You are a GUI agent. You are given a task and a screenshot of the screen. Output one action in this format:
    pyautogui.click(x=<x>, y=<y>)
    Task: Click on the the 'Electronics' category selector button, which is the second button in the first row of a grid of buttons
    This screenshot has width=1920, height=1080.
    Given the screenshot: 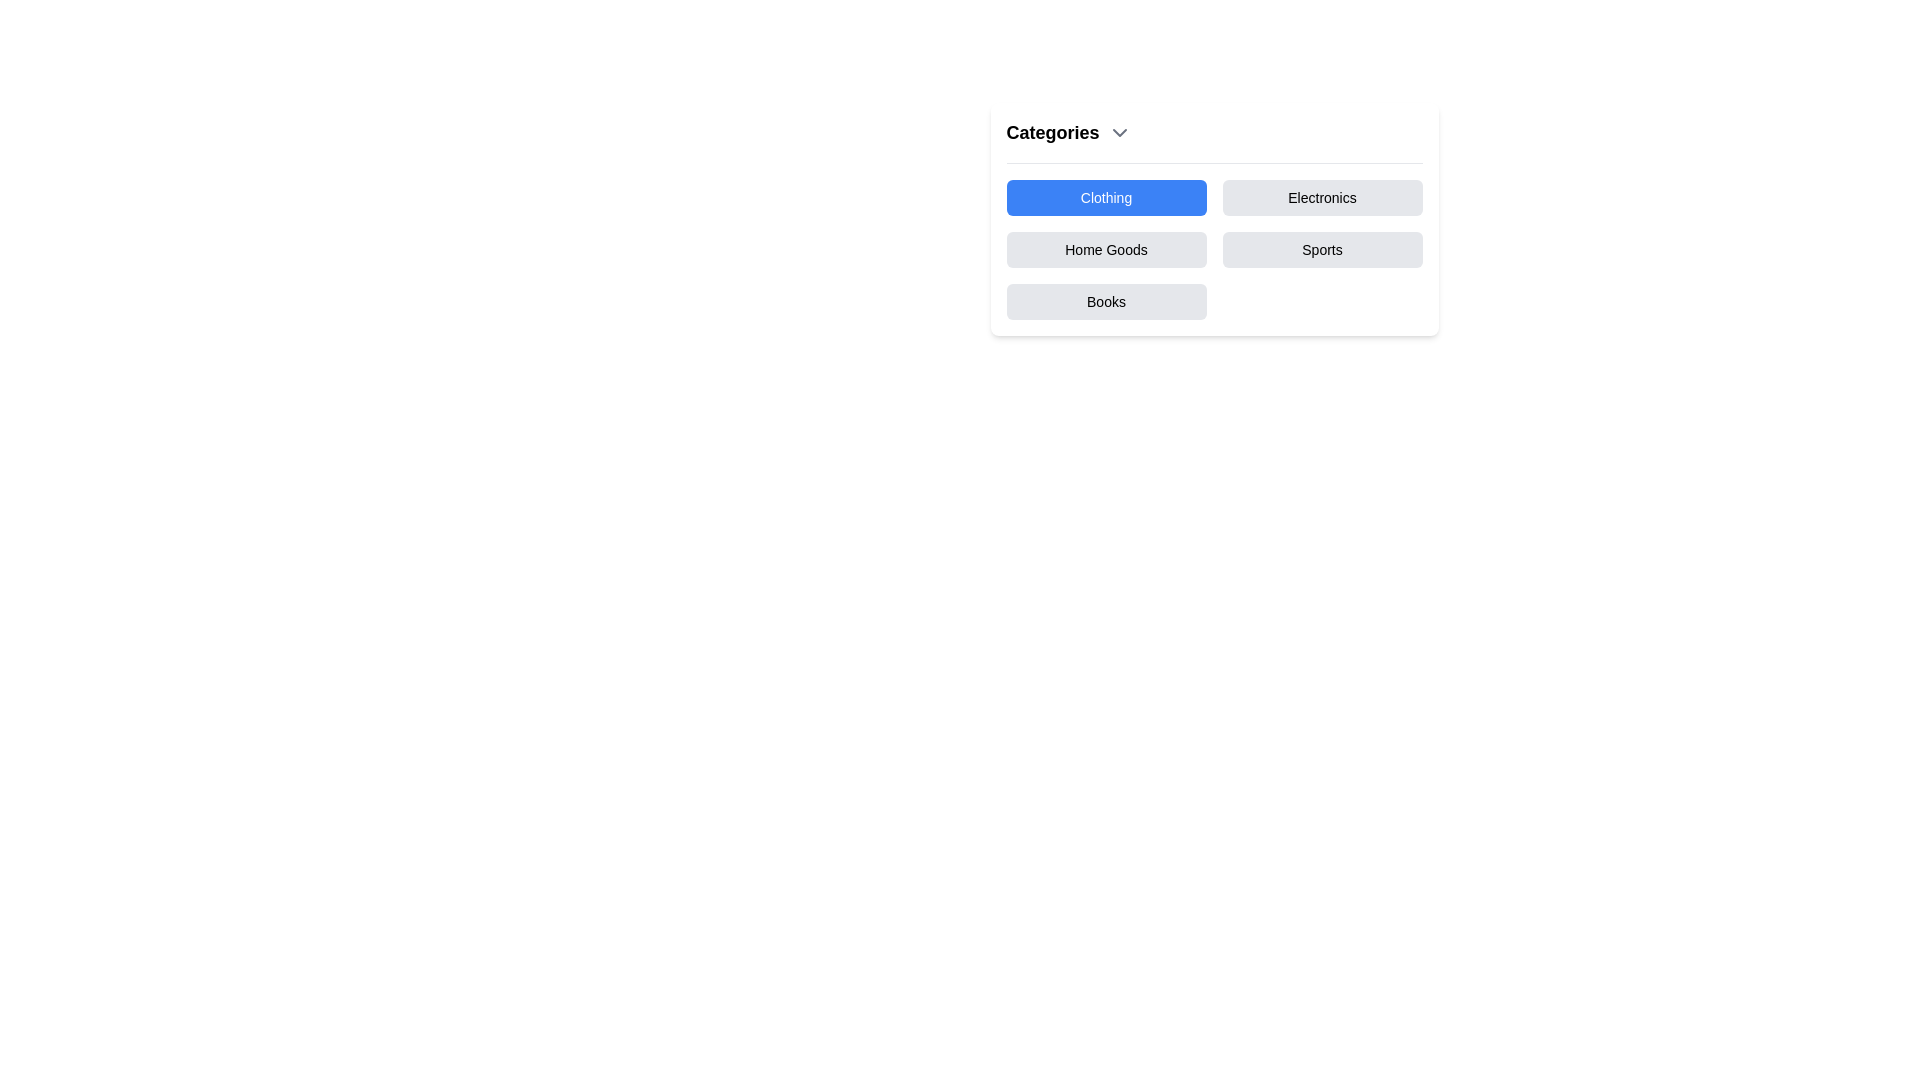 What is the action you would take?
    pyautogui.click(x=1322, y=197)
    